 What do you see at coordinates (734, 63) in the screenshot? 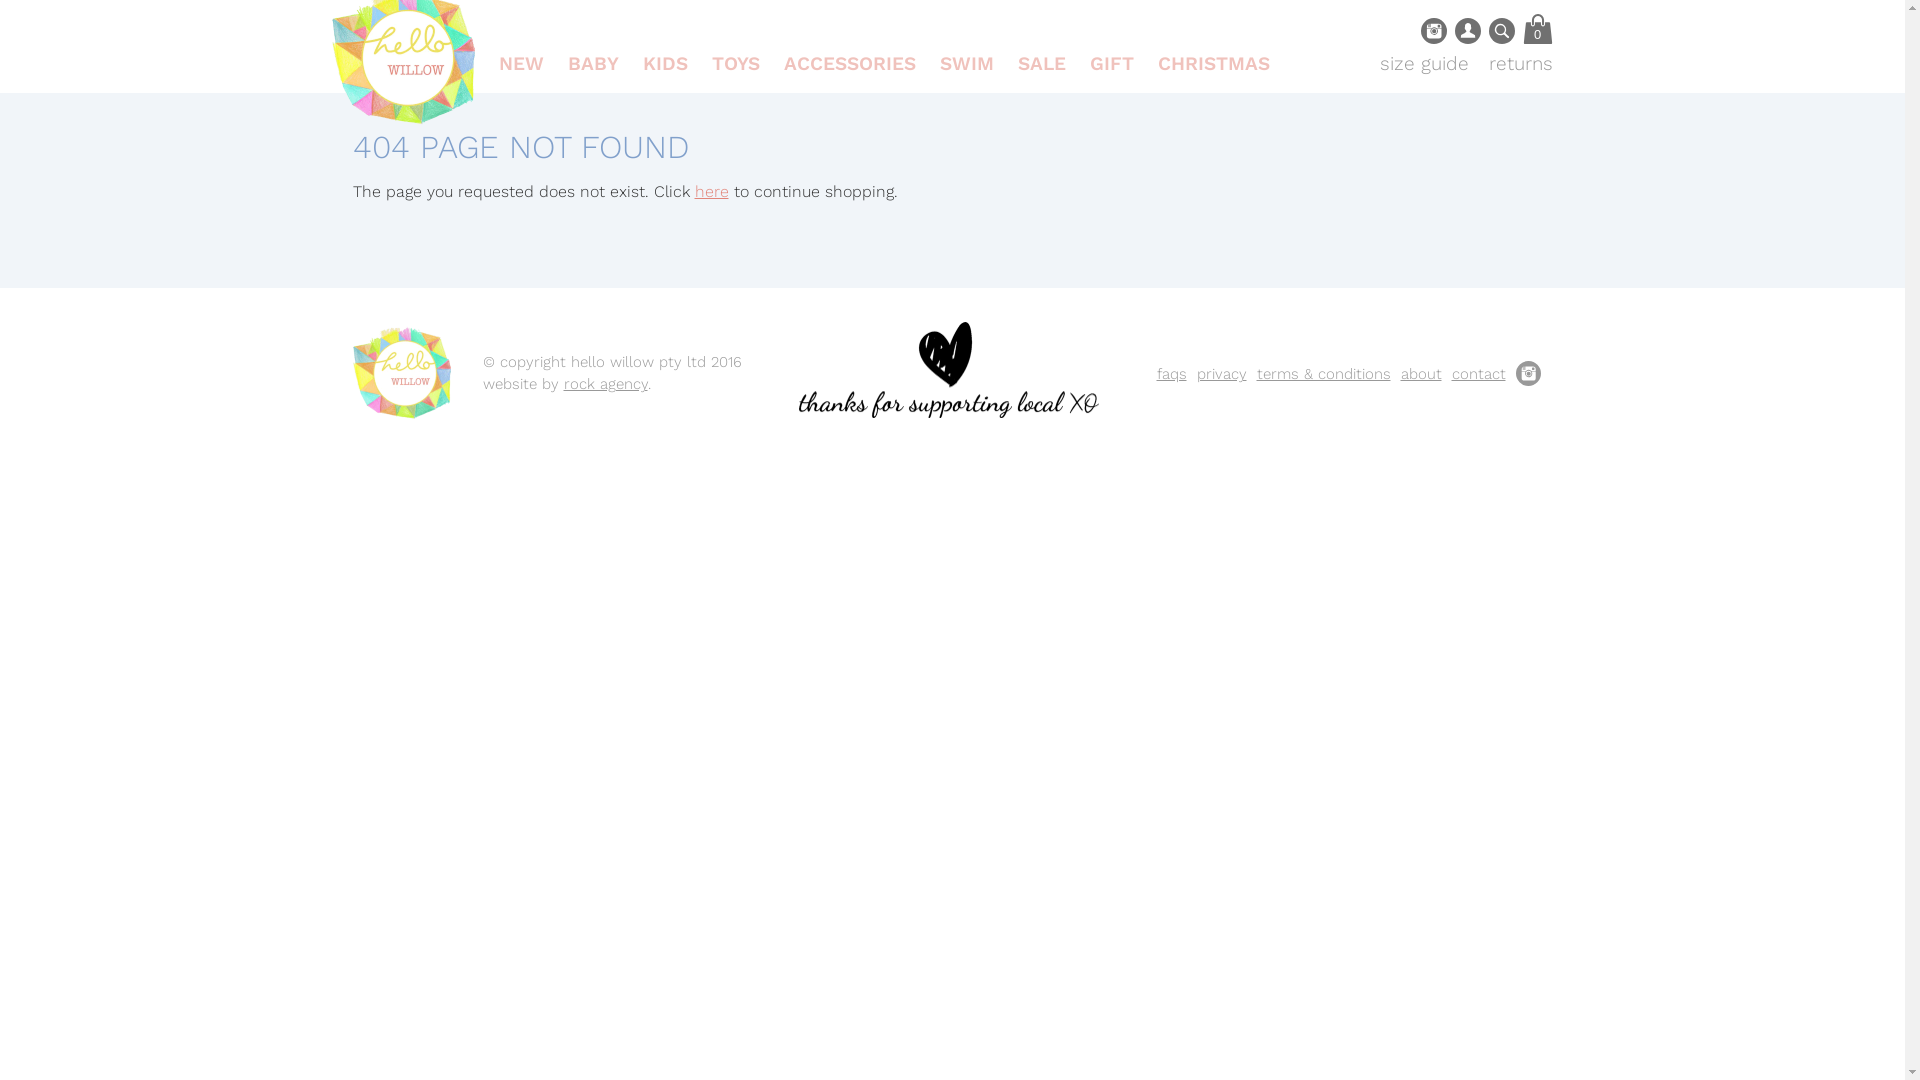
I see `'TOYS'` at bounding box center [734, 63].